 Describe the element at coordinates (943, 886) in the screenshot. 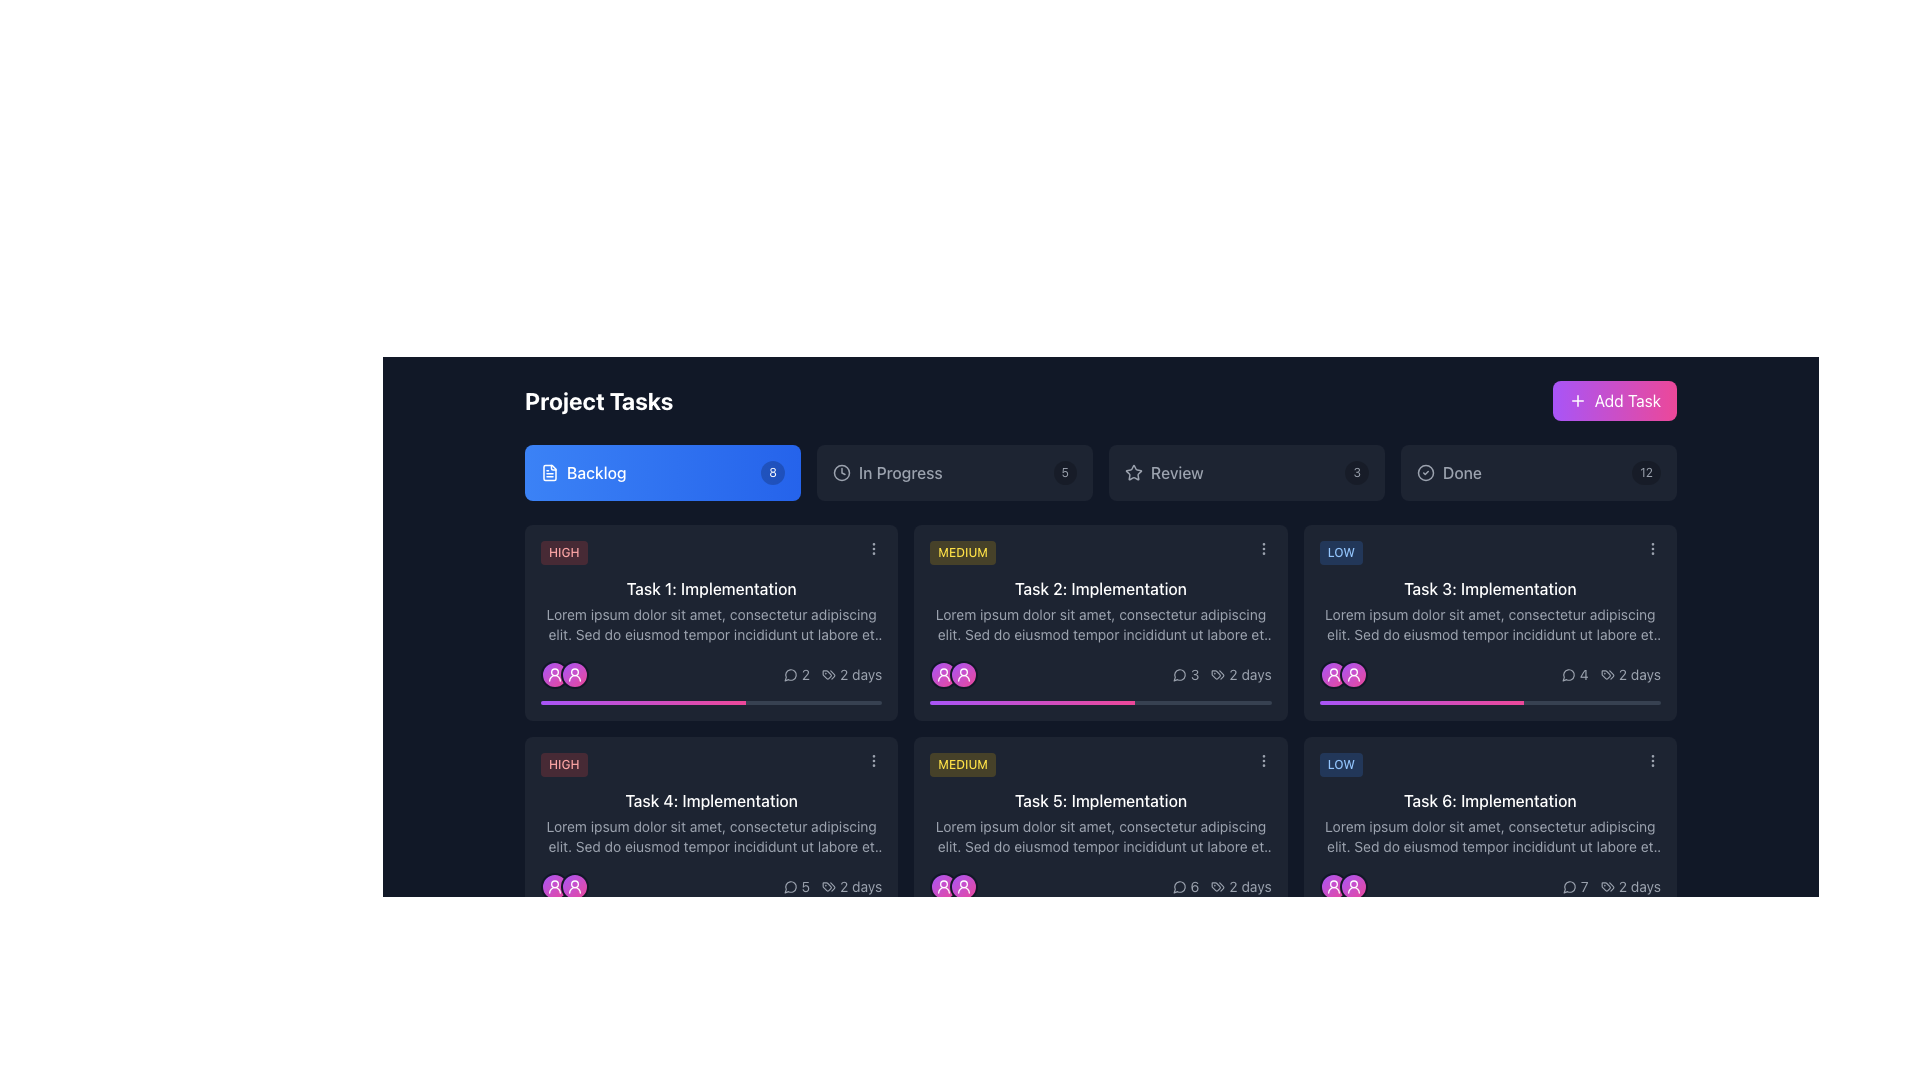

I see `the distinctive circular avatar icon with a gradient background transitioning from purple to pink, located at the bottom-right corner of the 'Task 5: Implementation' card under 'Medium' priority` at that location.